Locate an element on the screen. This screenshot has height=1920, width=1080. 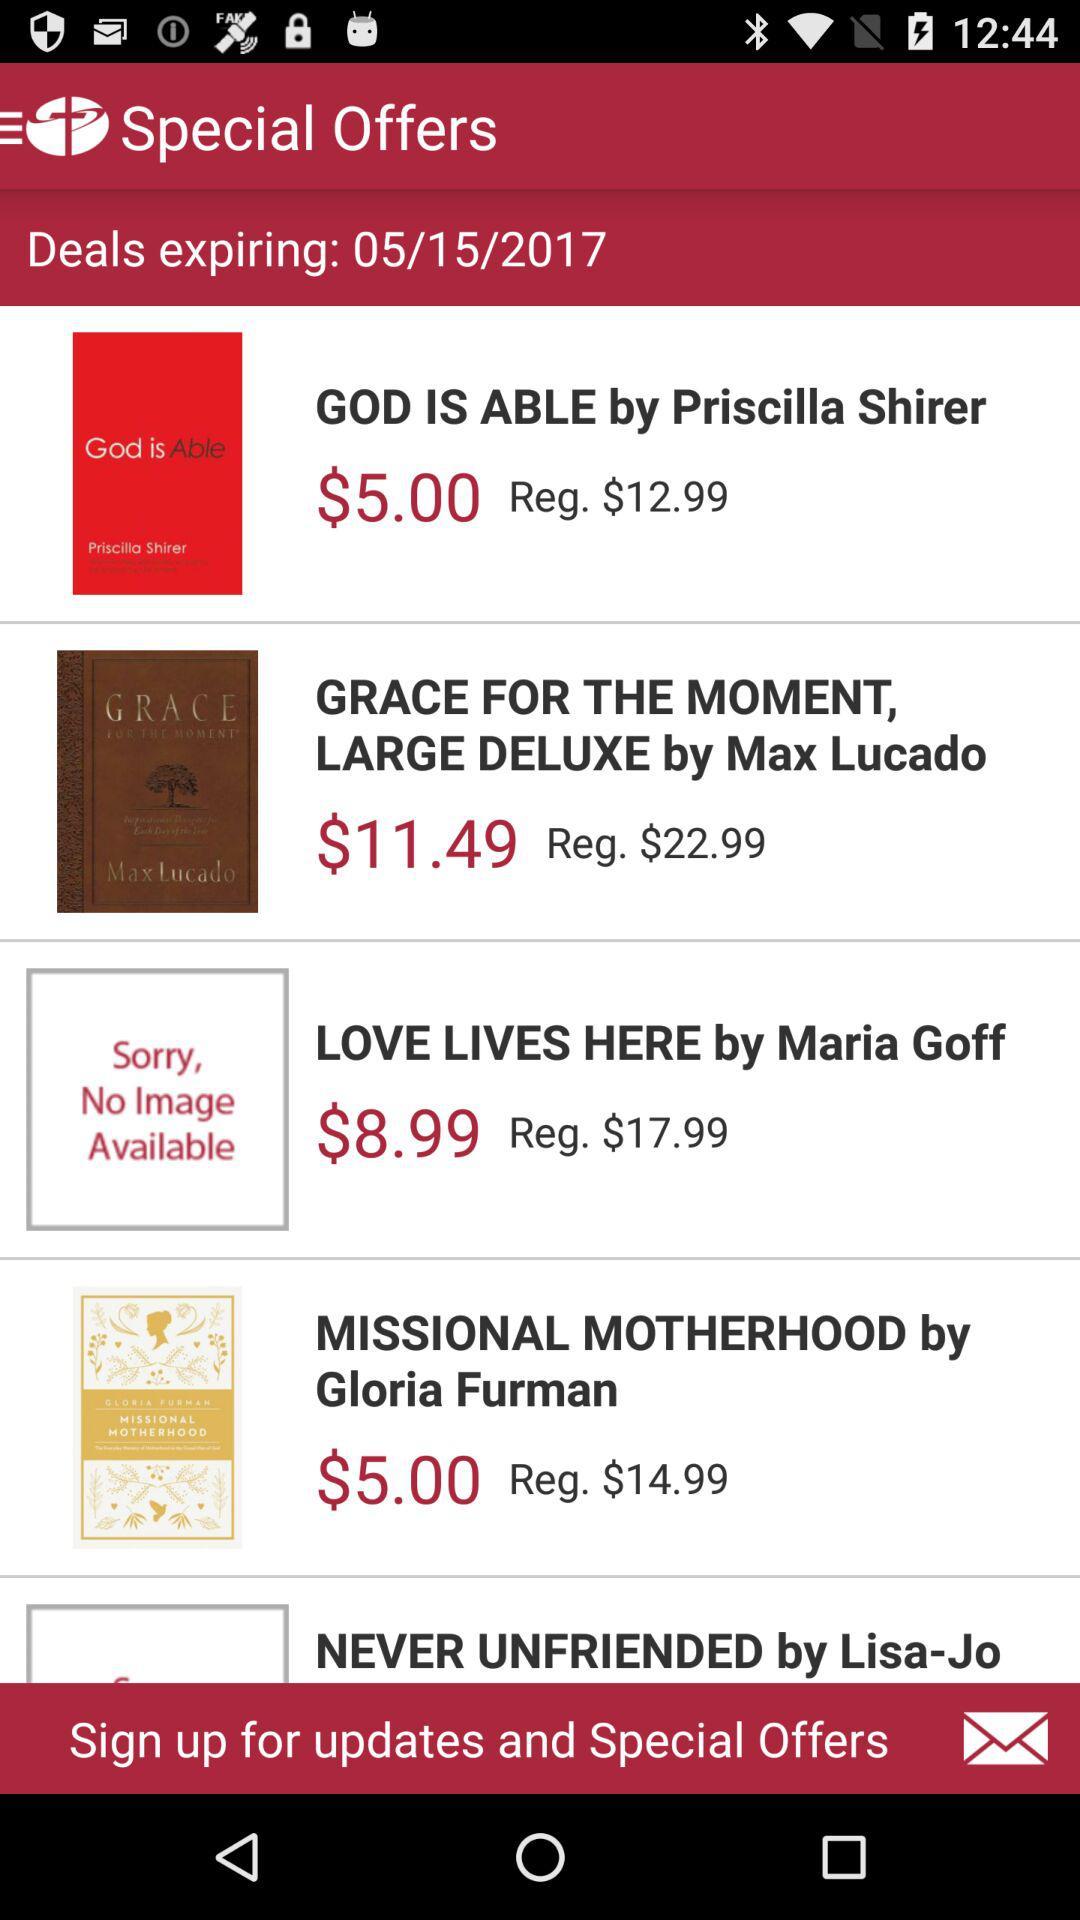
app to the left of the reg. $22.99 is located at coordinates (416, 841).